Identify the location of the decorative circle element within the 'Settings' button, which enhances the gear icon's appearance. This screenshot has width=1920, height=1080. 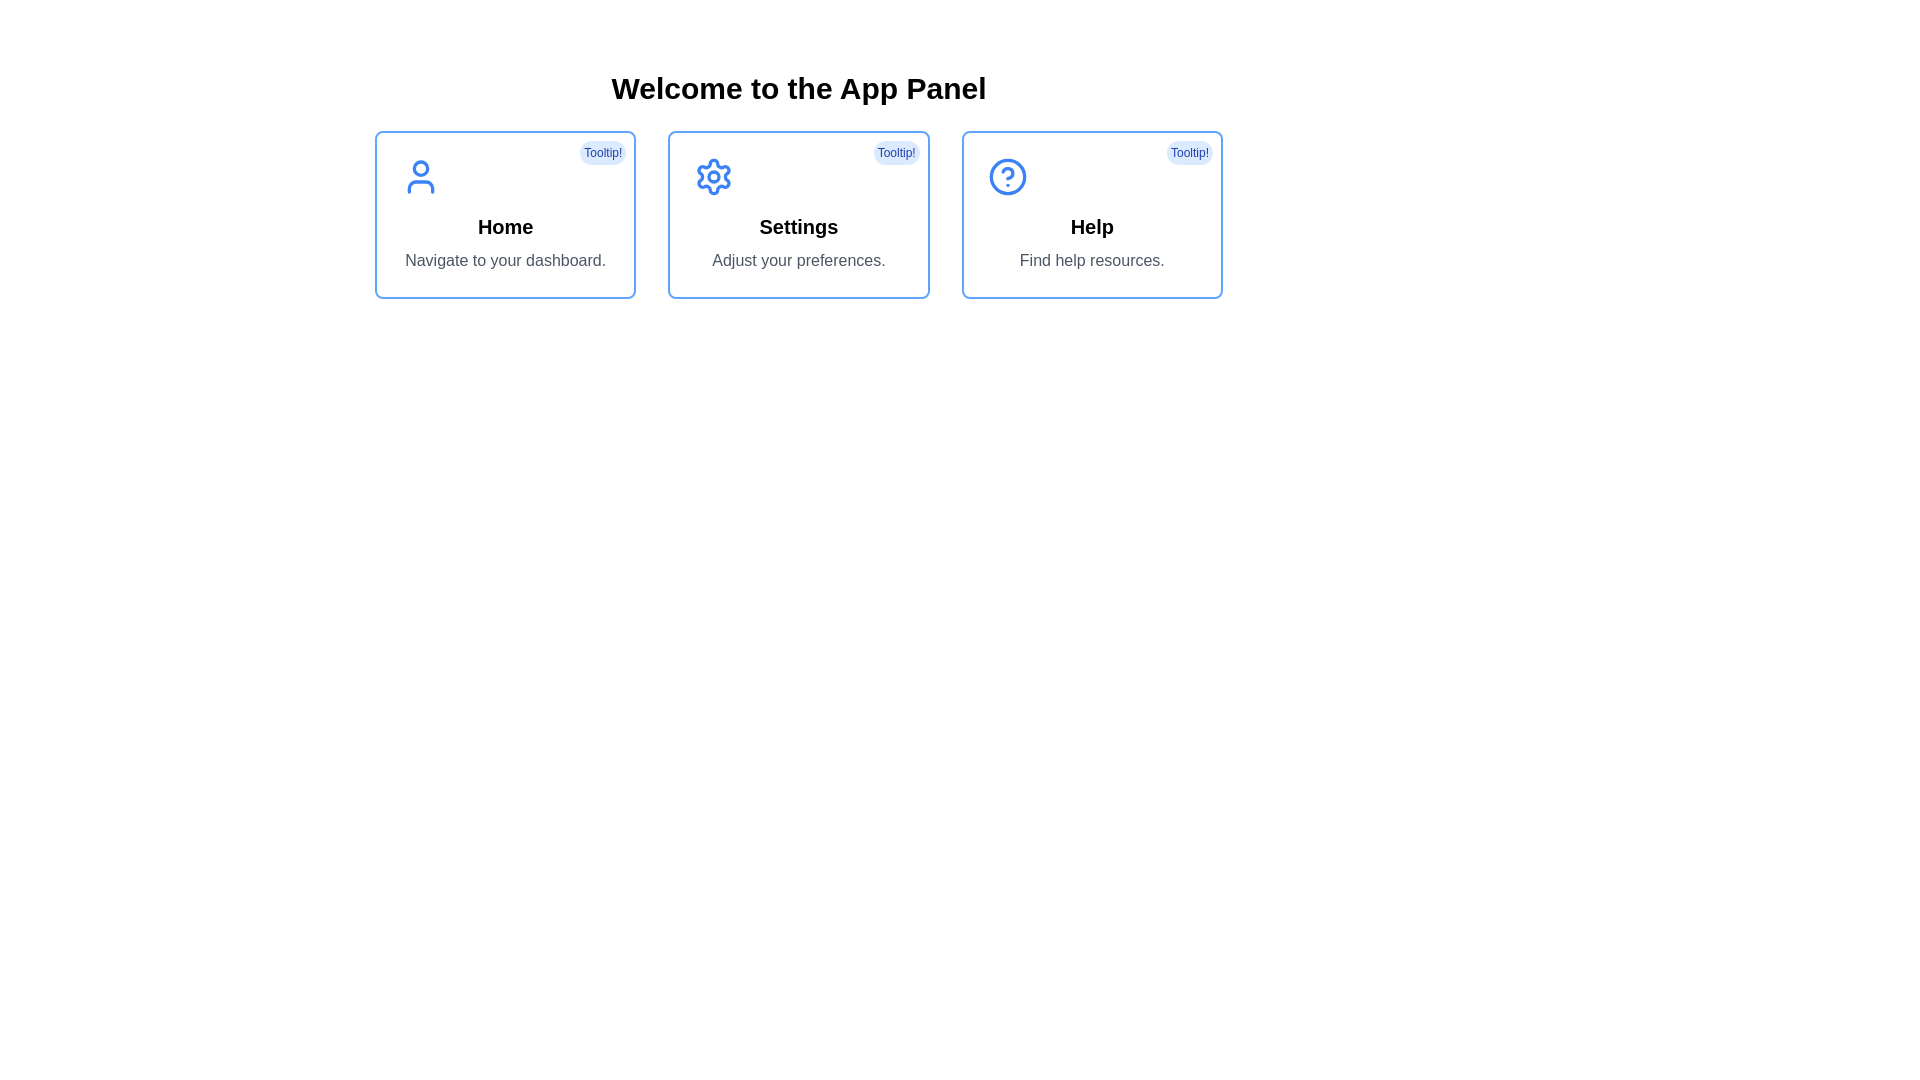
(714, 176).